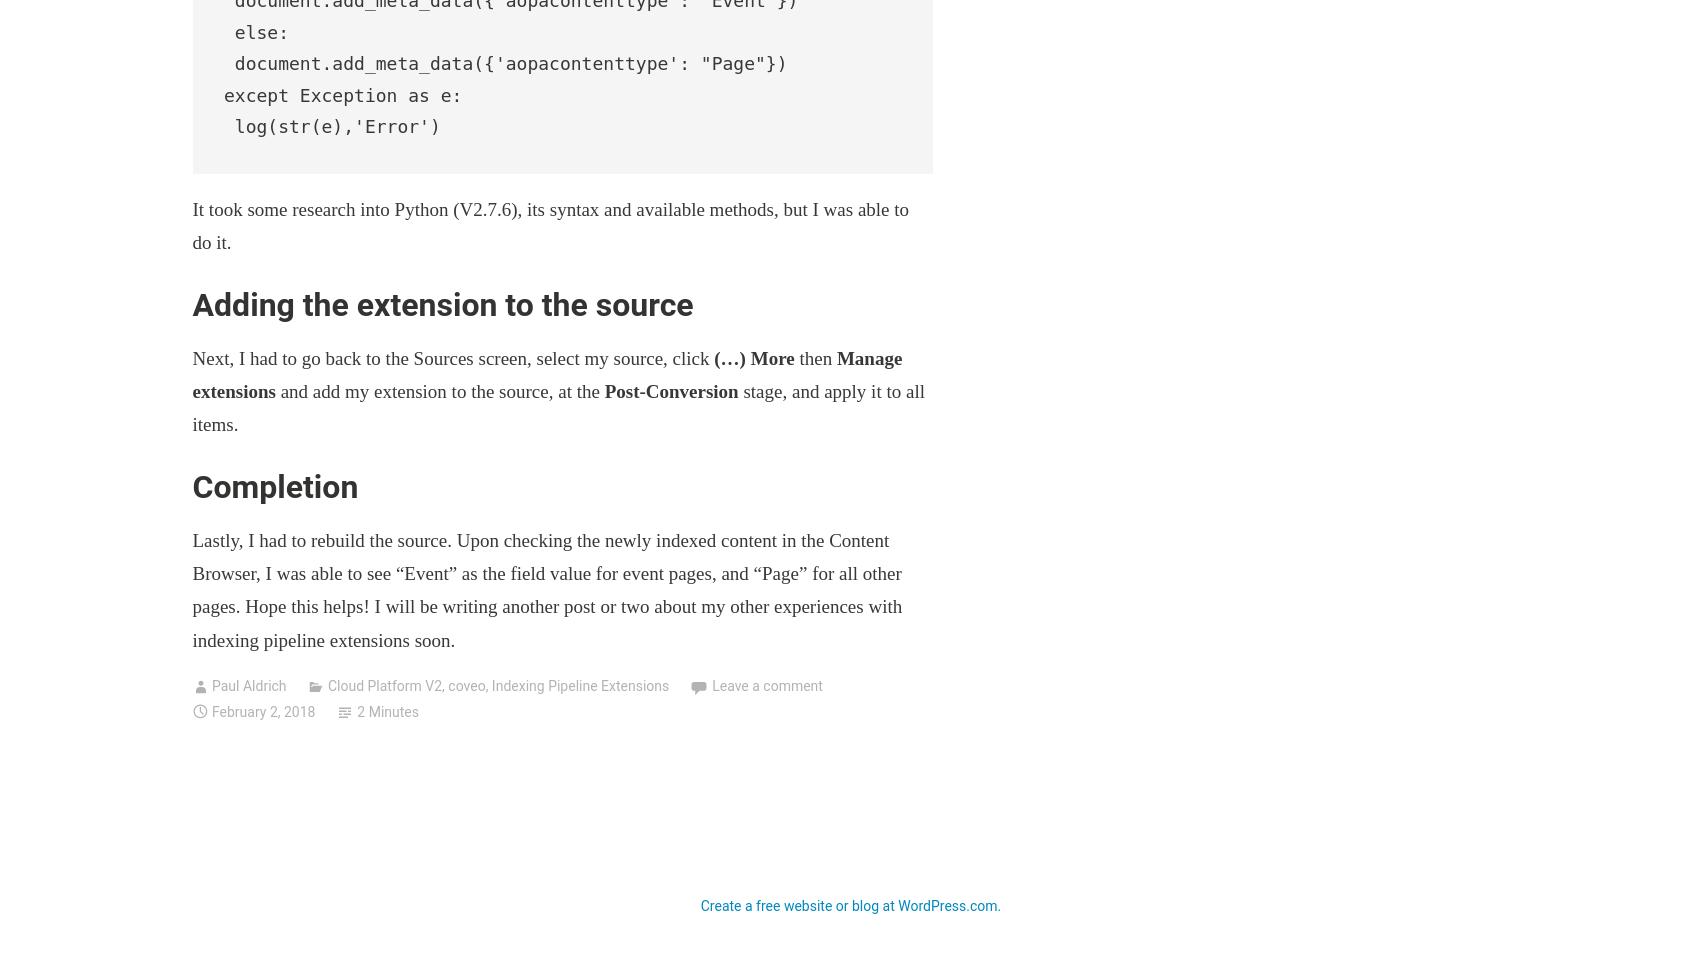  I want to click on 'stage, and apply it to all items.', so click(190, 408).